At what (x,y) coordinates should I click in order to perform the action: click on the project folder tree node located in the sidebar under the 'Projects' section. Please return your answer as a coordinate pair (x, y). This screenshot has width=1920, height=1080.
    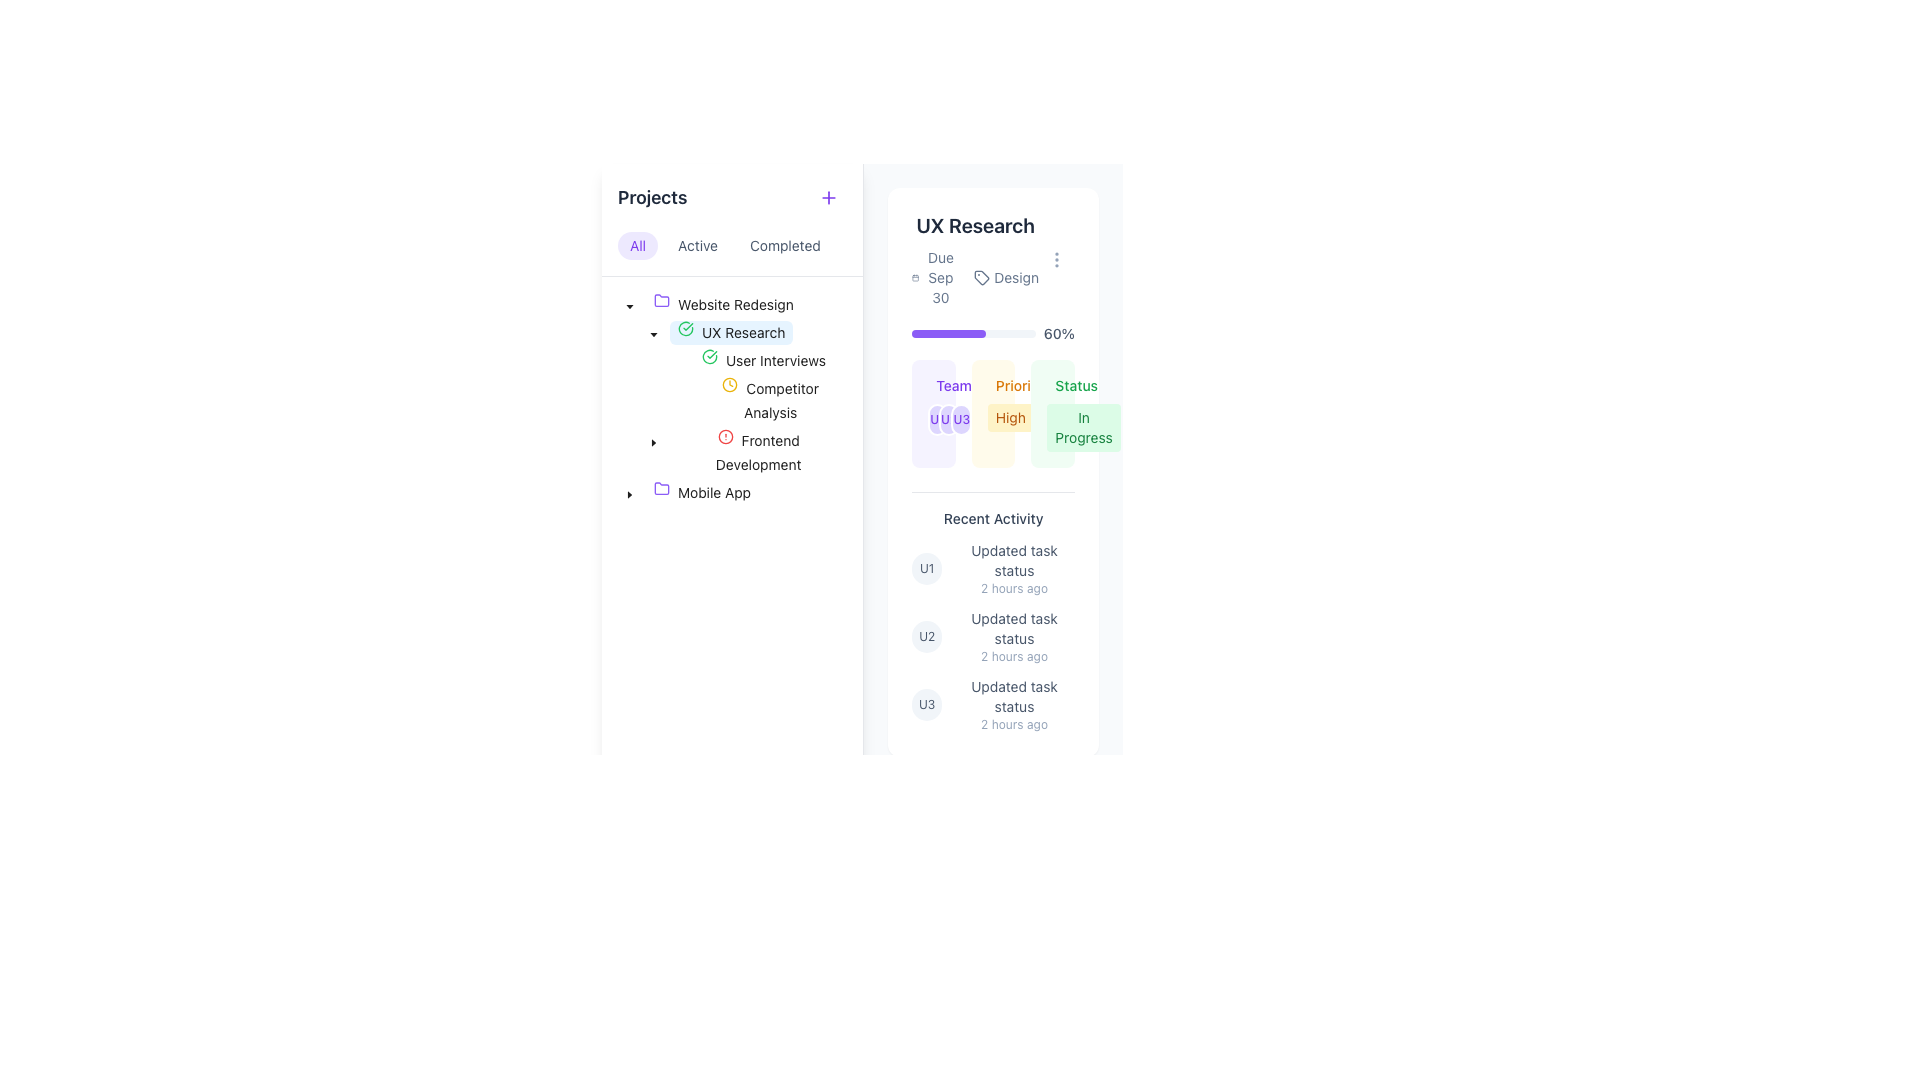
    Looking at the image, I should click on (722, 304).